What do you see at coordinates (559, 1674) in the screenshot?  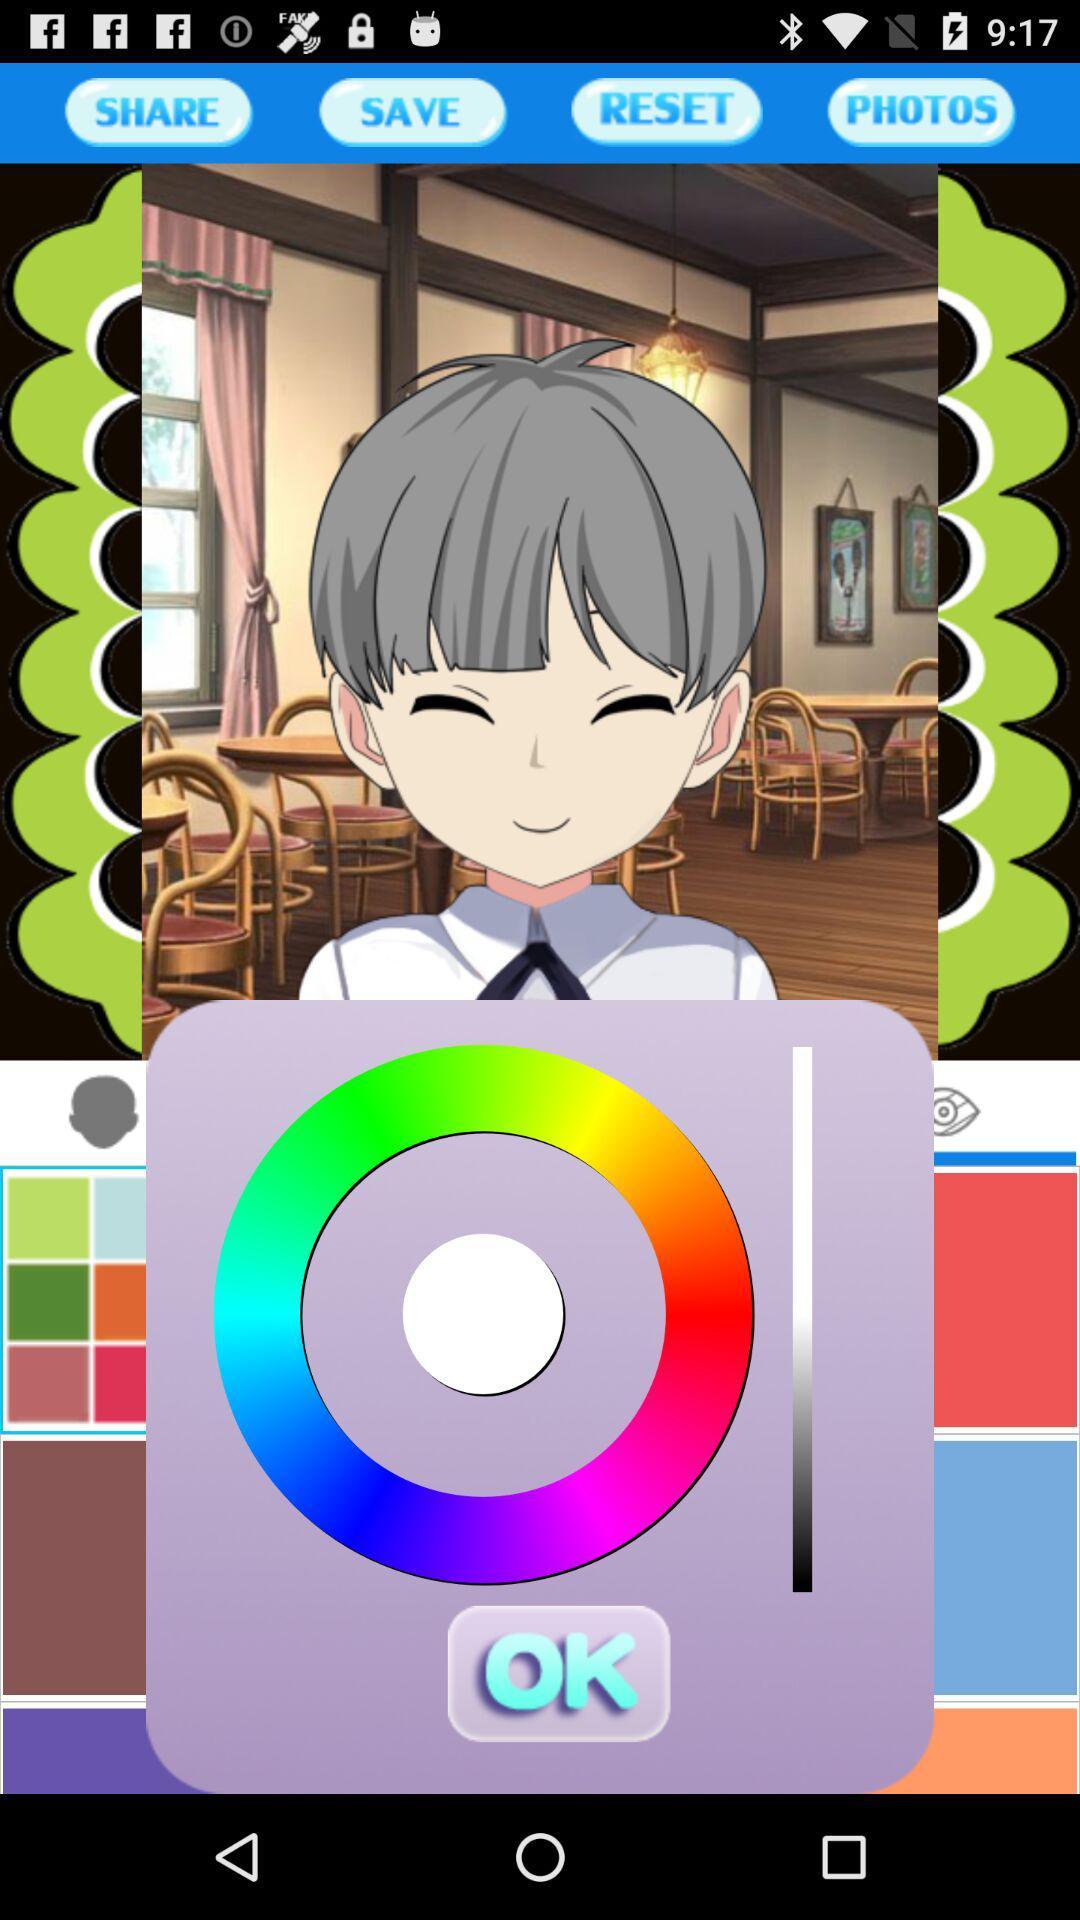 I see `ok` at bounding box center [559, 1674].